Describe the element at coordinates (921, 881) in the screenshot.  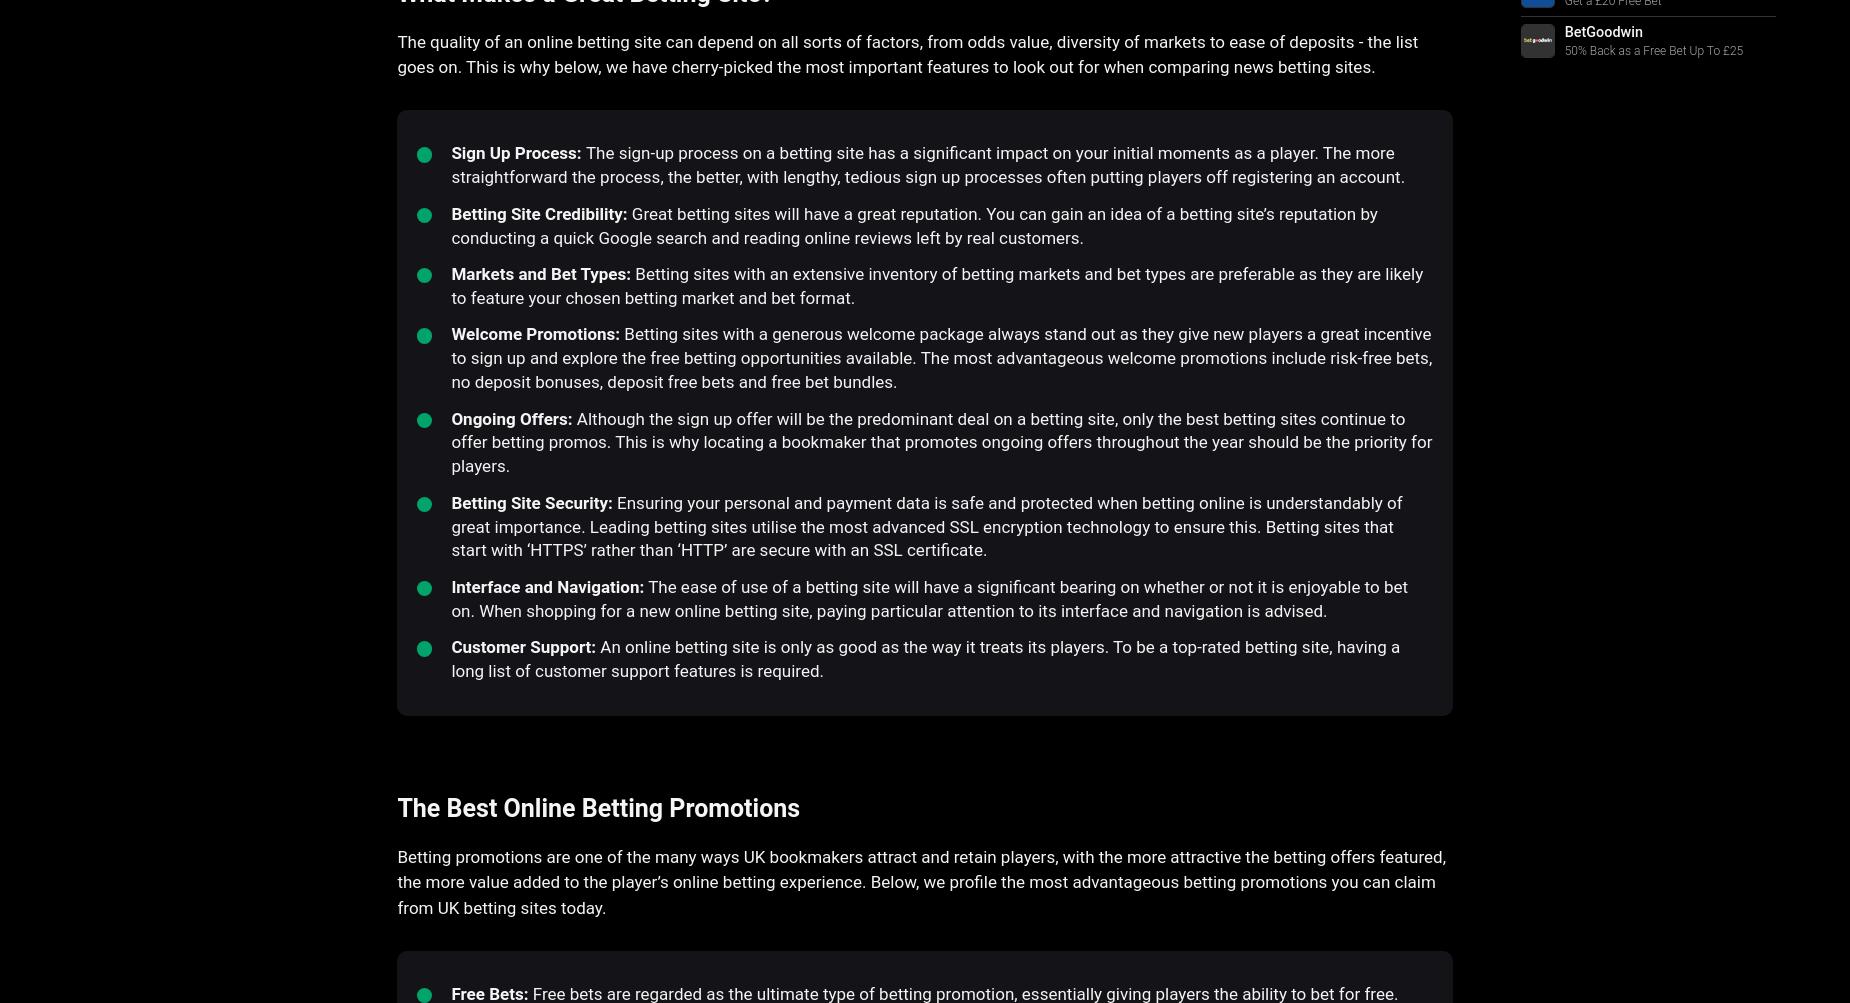
I see `'Betting promotions are one of the many ways UK bookmakers attract and retain players, with the more attractive the betting offers featured, the more value added to the player’s online betting experience. Below, we profile the most advantageous betting promotions you can claim from UK betting sites today.'` at that location.